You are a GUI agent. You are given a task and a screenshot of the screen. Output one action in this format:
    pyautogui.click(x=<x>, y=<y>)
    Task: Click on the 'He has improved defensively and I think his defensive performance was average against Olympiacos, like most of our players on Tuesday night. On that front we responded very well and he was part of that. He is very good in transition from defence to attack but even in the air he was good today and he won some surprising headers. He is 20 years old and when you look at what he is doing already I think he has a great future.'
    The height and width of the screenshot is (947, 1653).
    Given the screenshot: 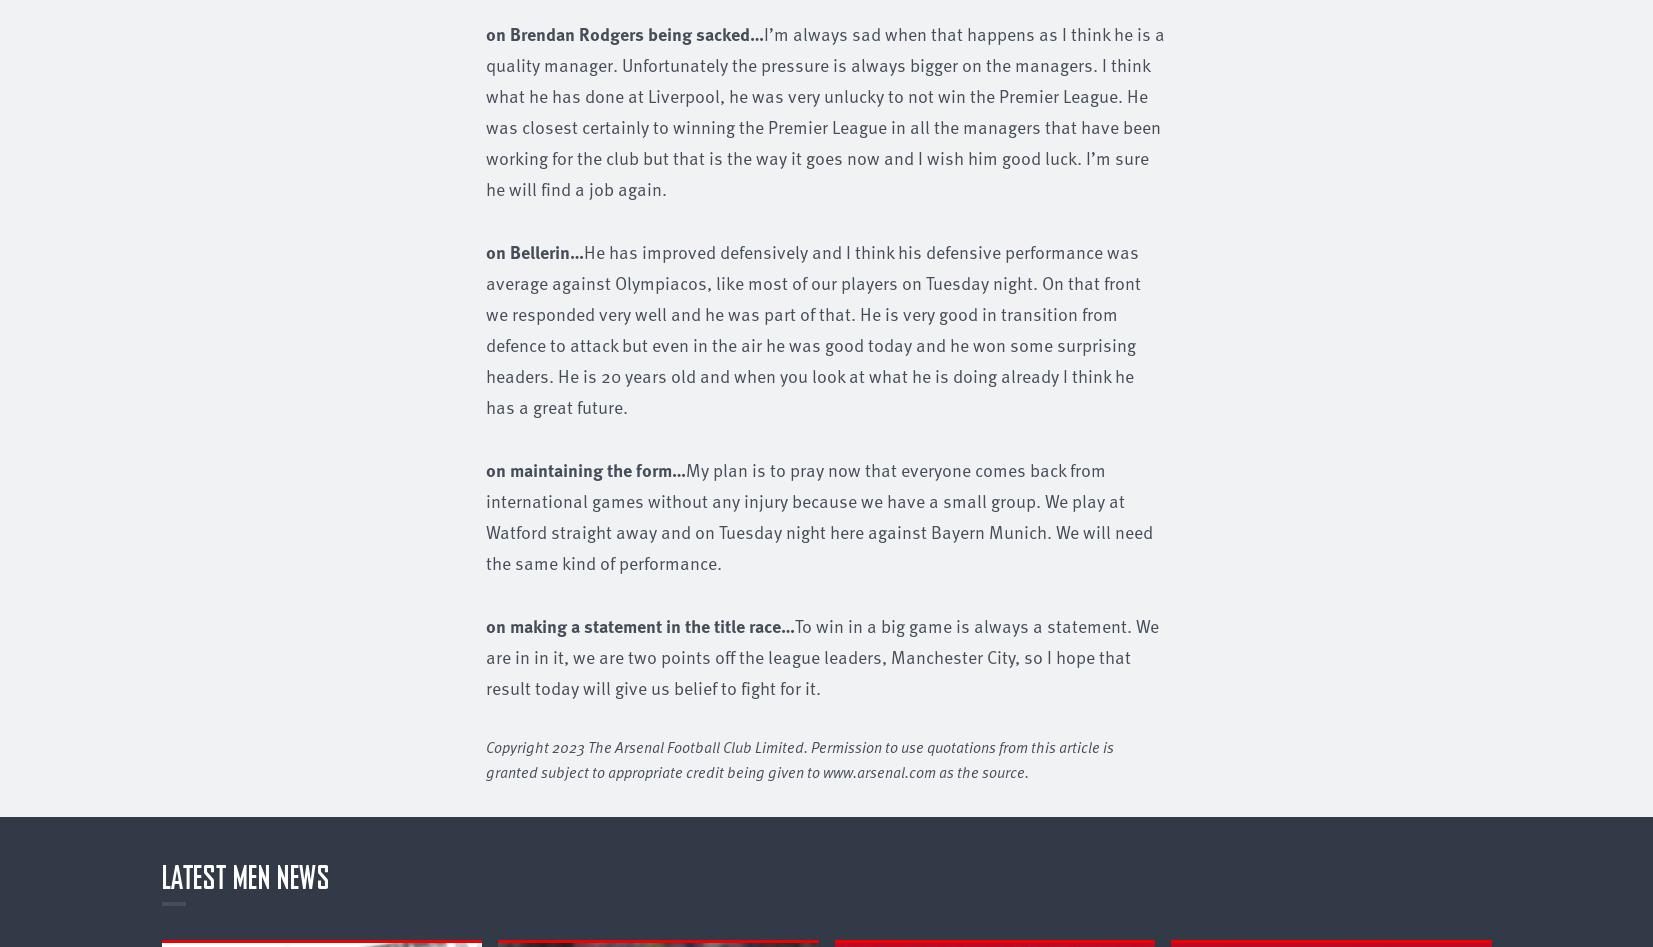 What is the action you would take?
    pyautogui.click(x=484, y=327)
    